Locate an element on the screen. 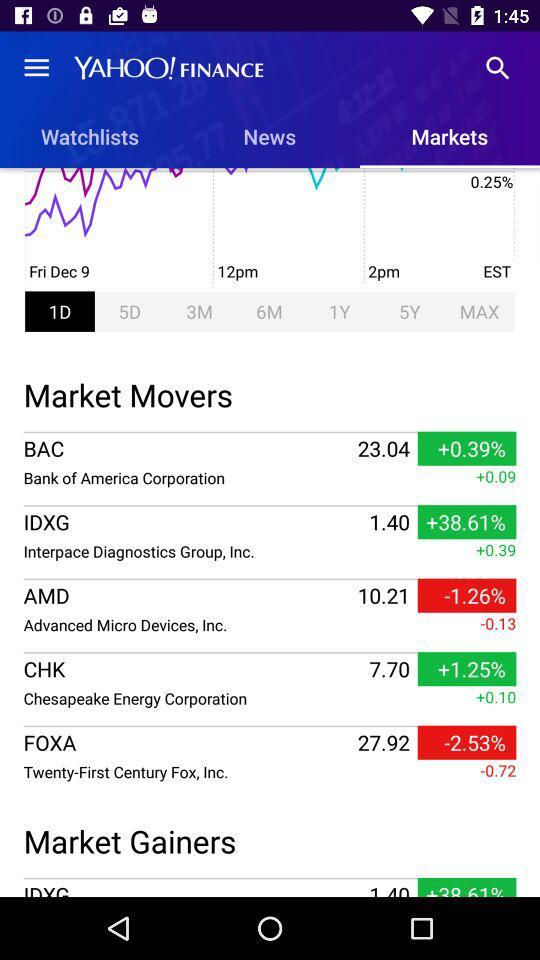 The width and height of the screenshot is (540, 960). item below bank of america item is located at coordinates (270, 504).